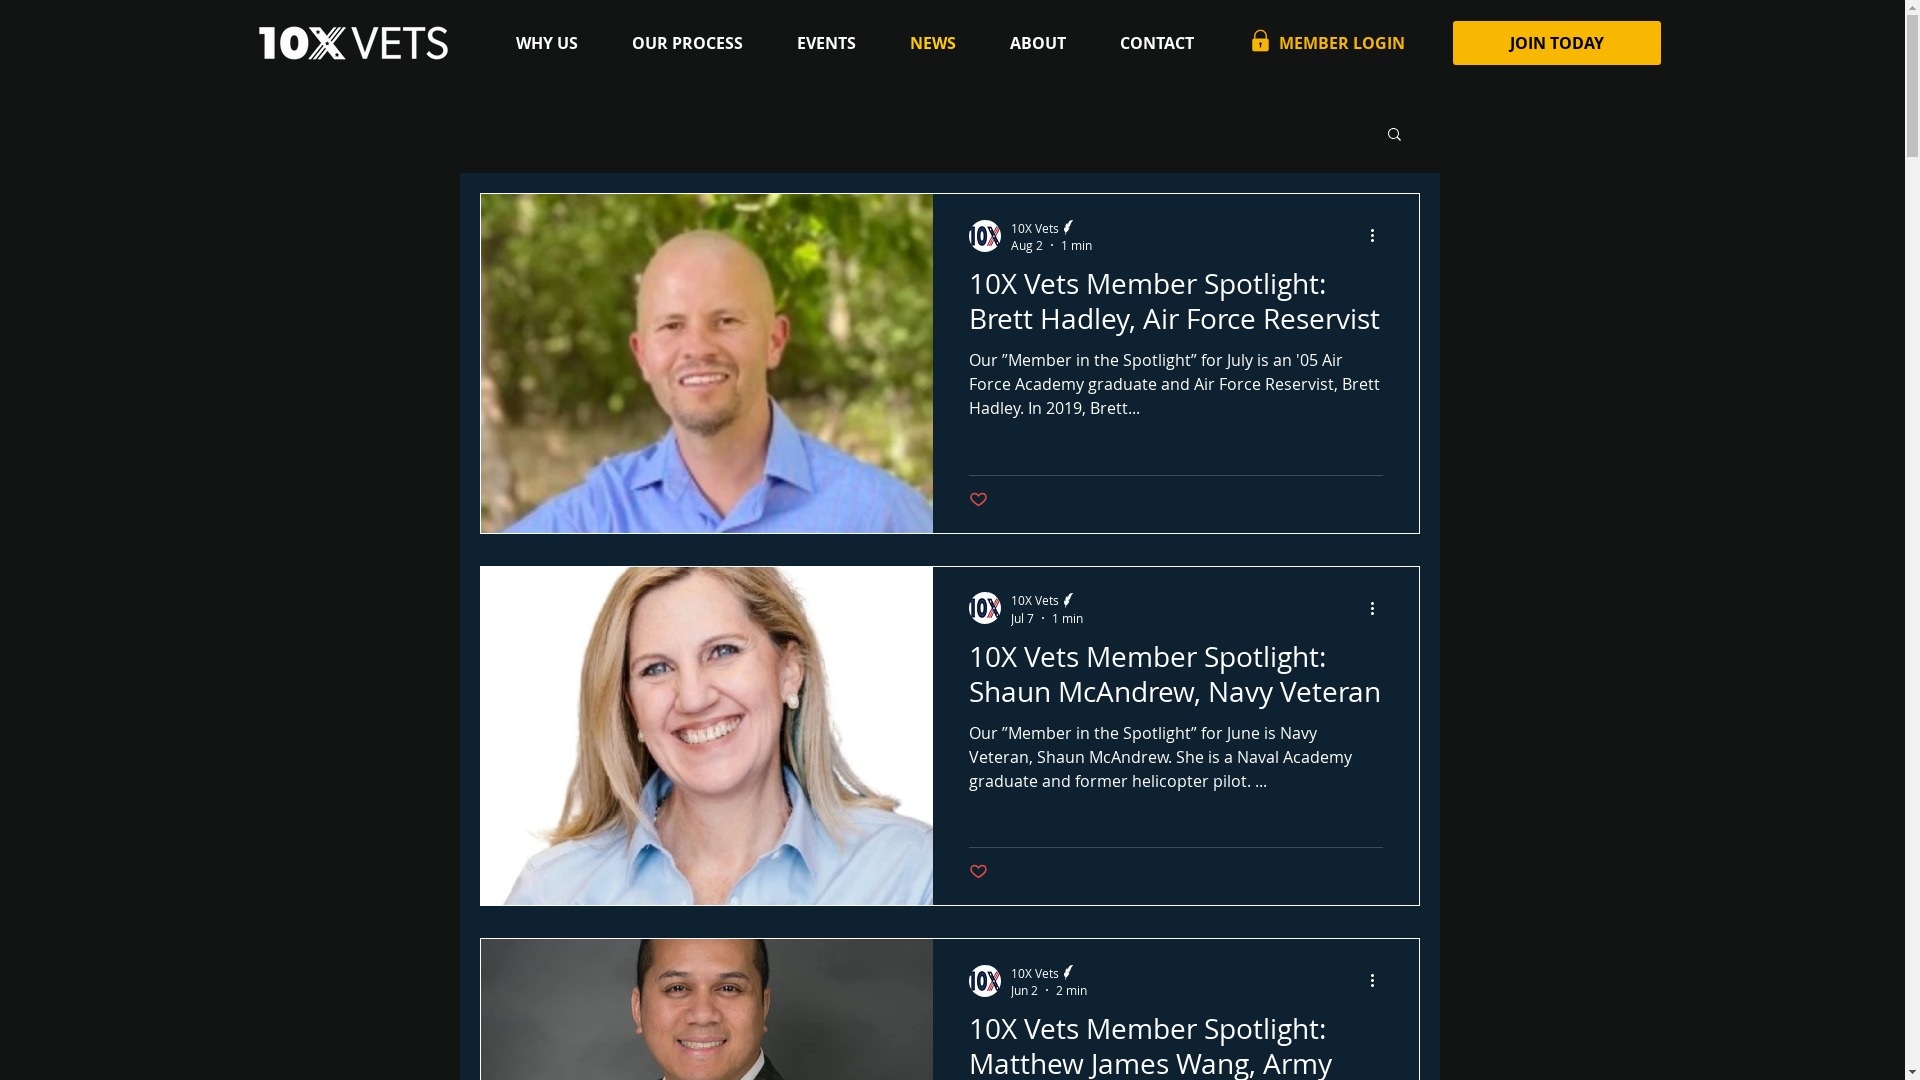 The image size is (1920, 1080). What do you see at coordinates (1048, 42) in the screenshot?
I see `'ABOUT'` at bounding box center [1048, 42].